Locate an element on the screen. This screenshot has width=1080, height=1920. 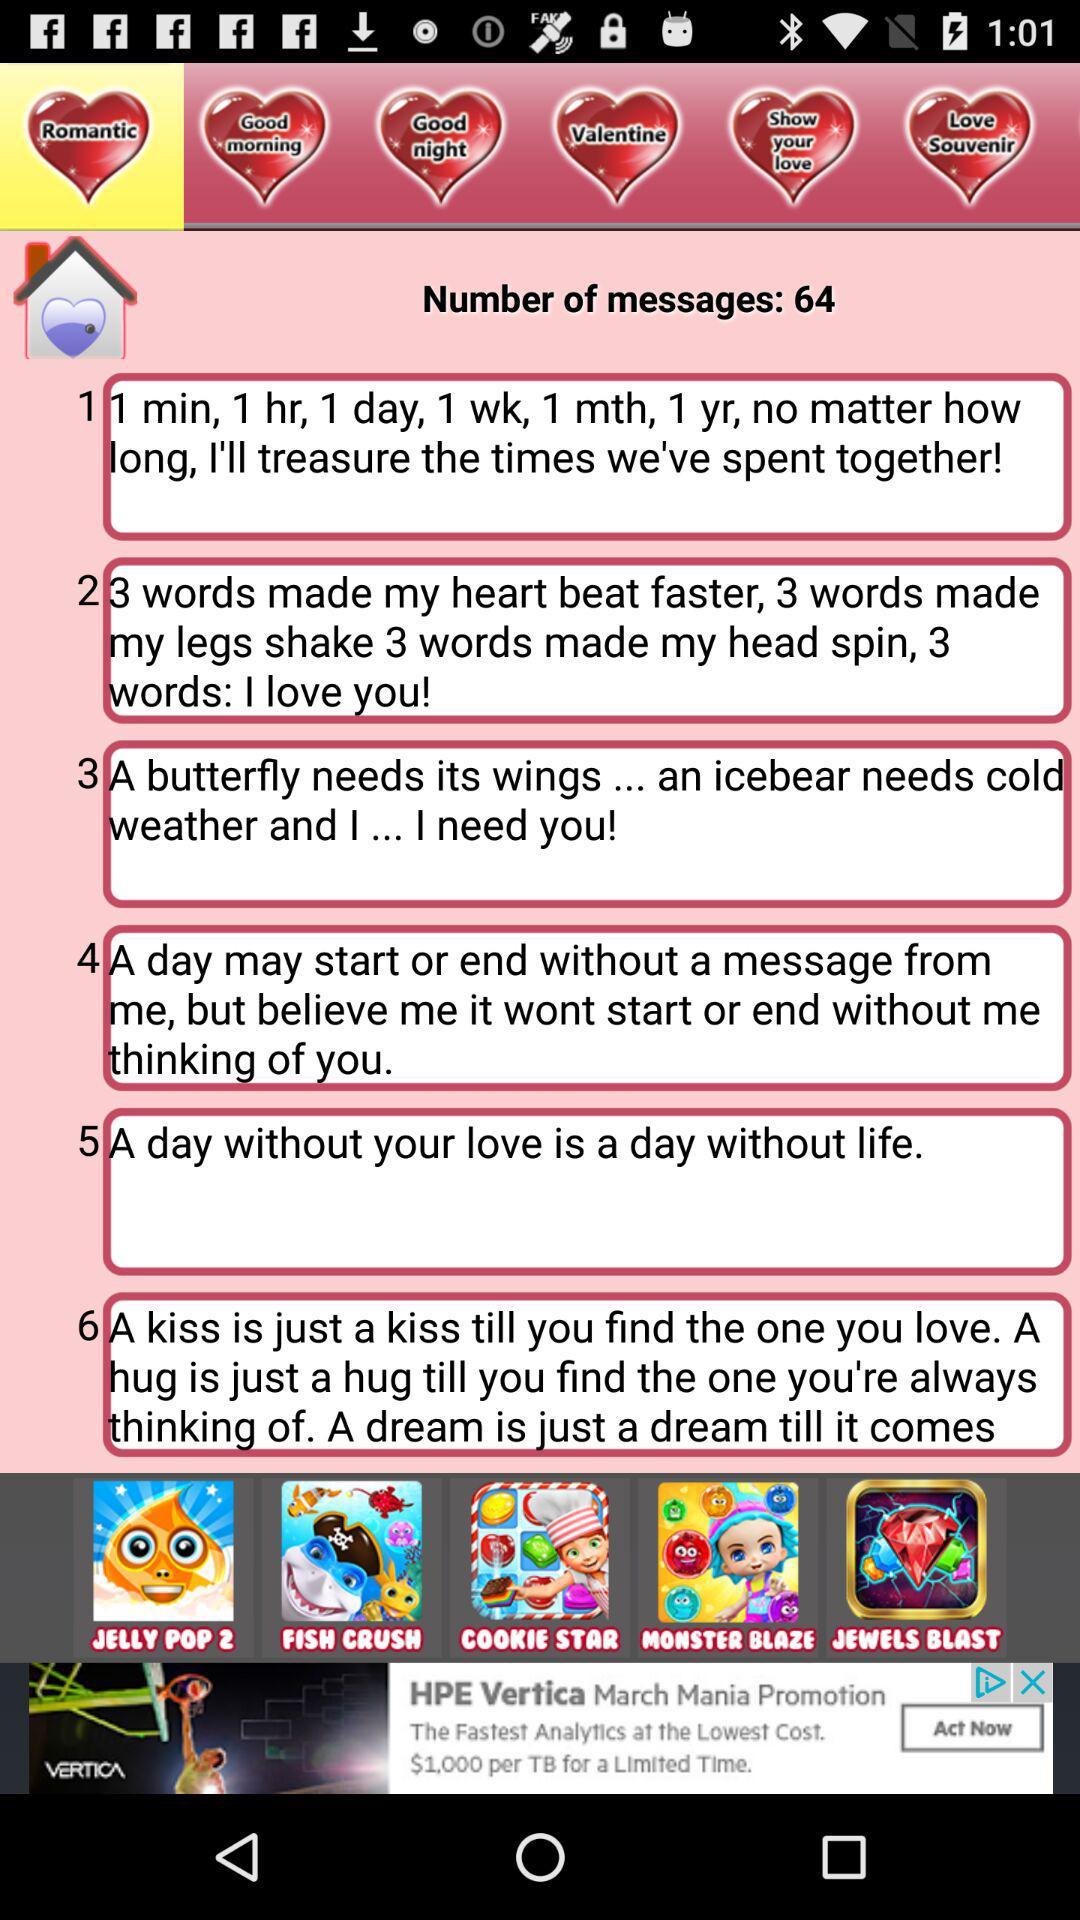
jelly pop 2 is located at coordinates (163, 1567).